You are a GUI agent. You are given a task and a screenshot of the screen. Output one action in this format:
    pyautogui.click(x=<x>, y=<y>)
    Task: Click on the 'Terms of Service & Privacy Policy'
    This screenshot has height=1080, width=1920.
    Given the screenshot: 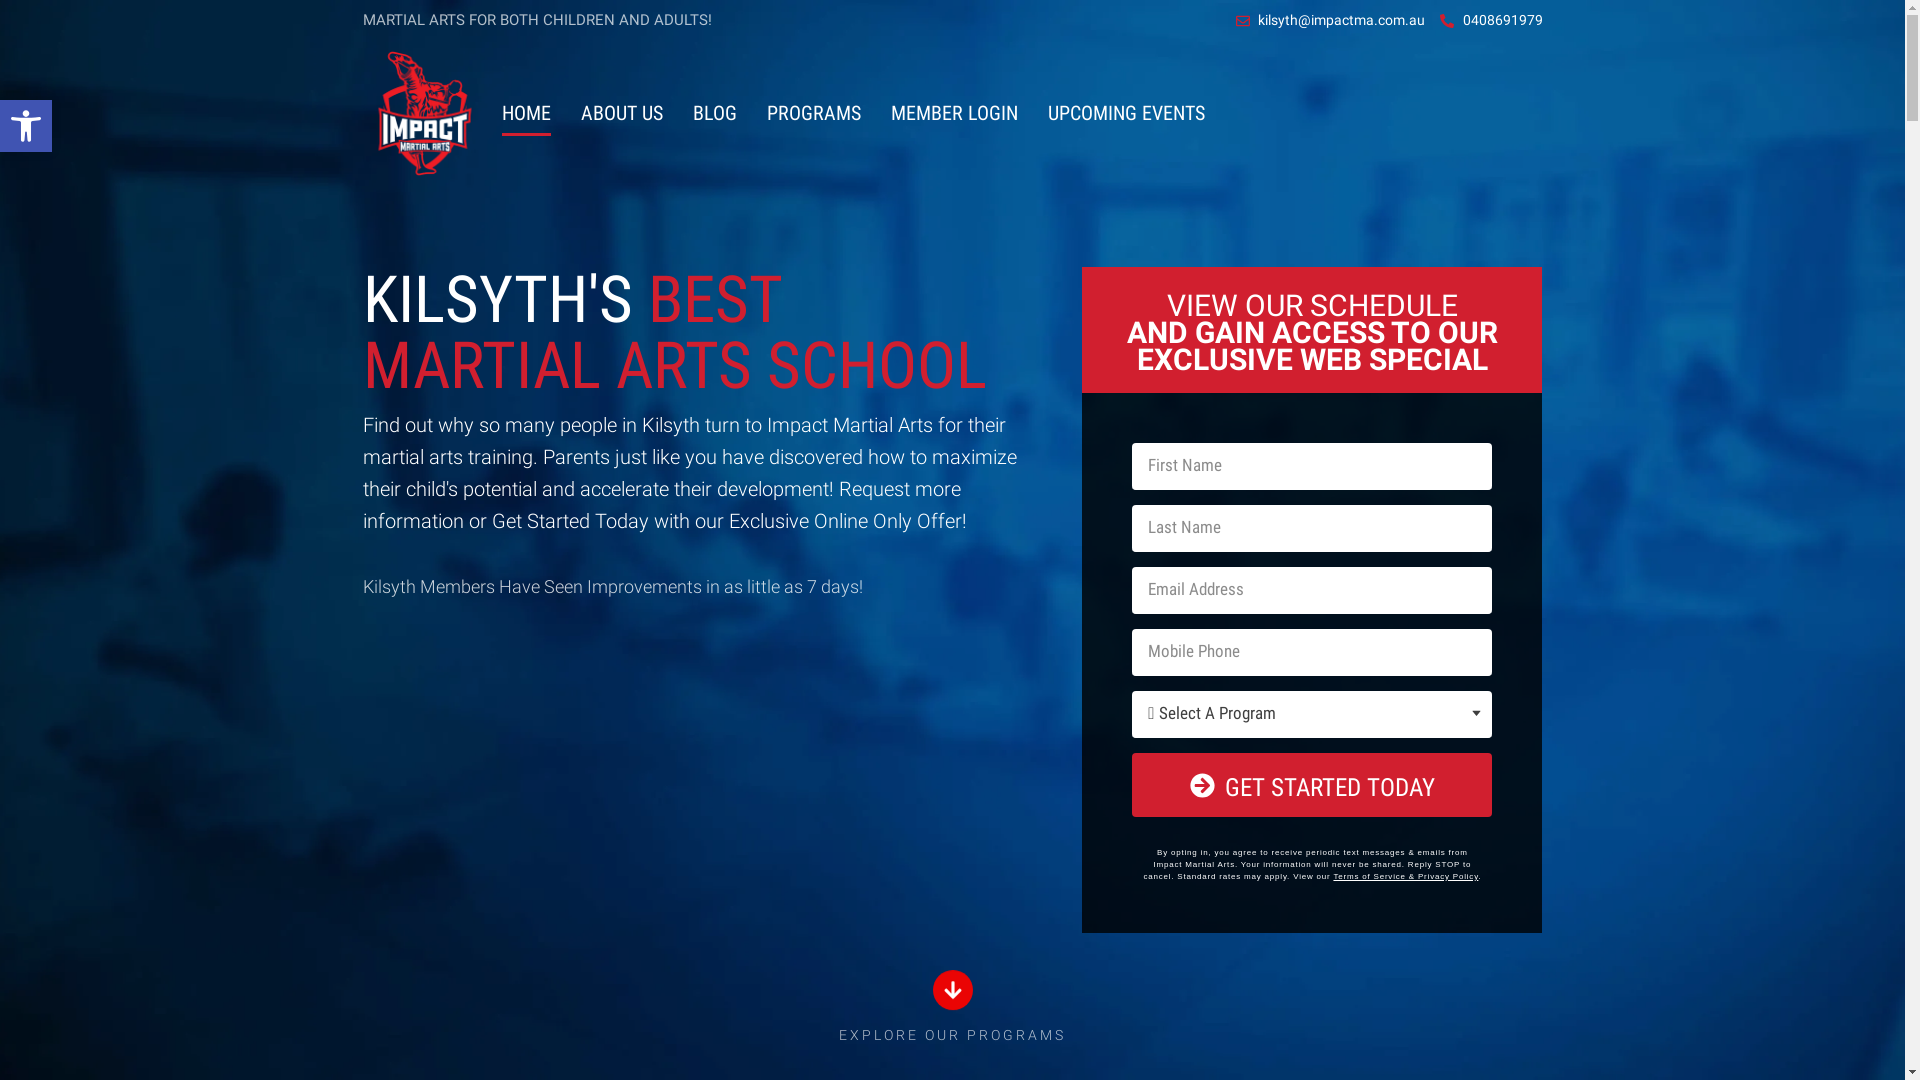 What is the action you would take?
    pyautogui.click(x=1404, y=875)
    